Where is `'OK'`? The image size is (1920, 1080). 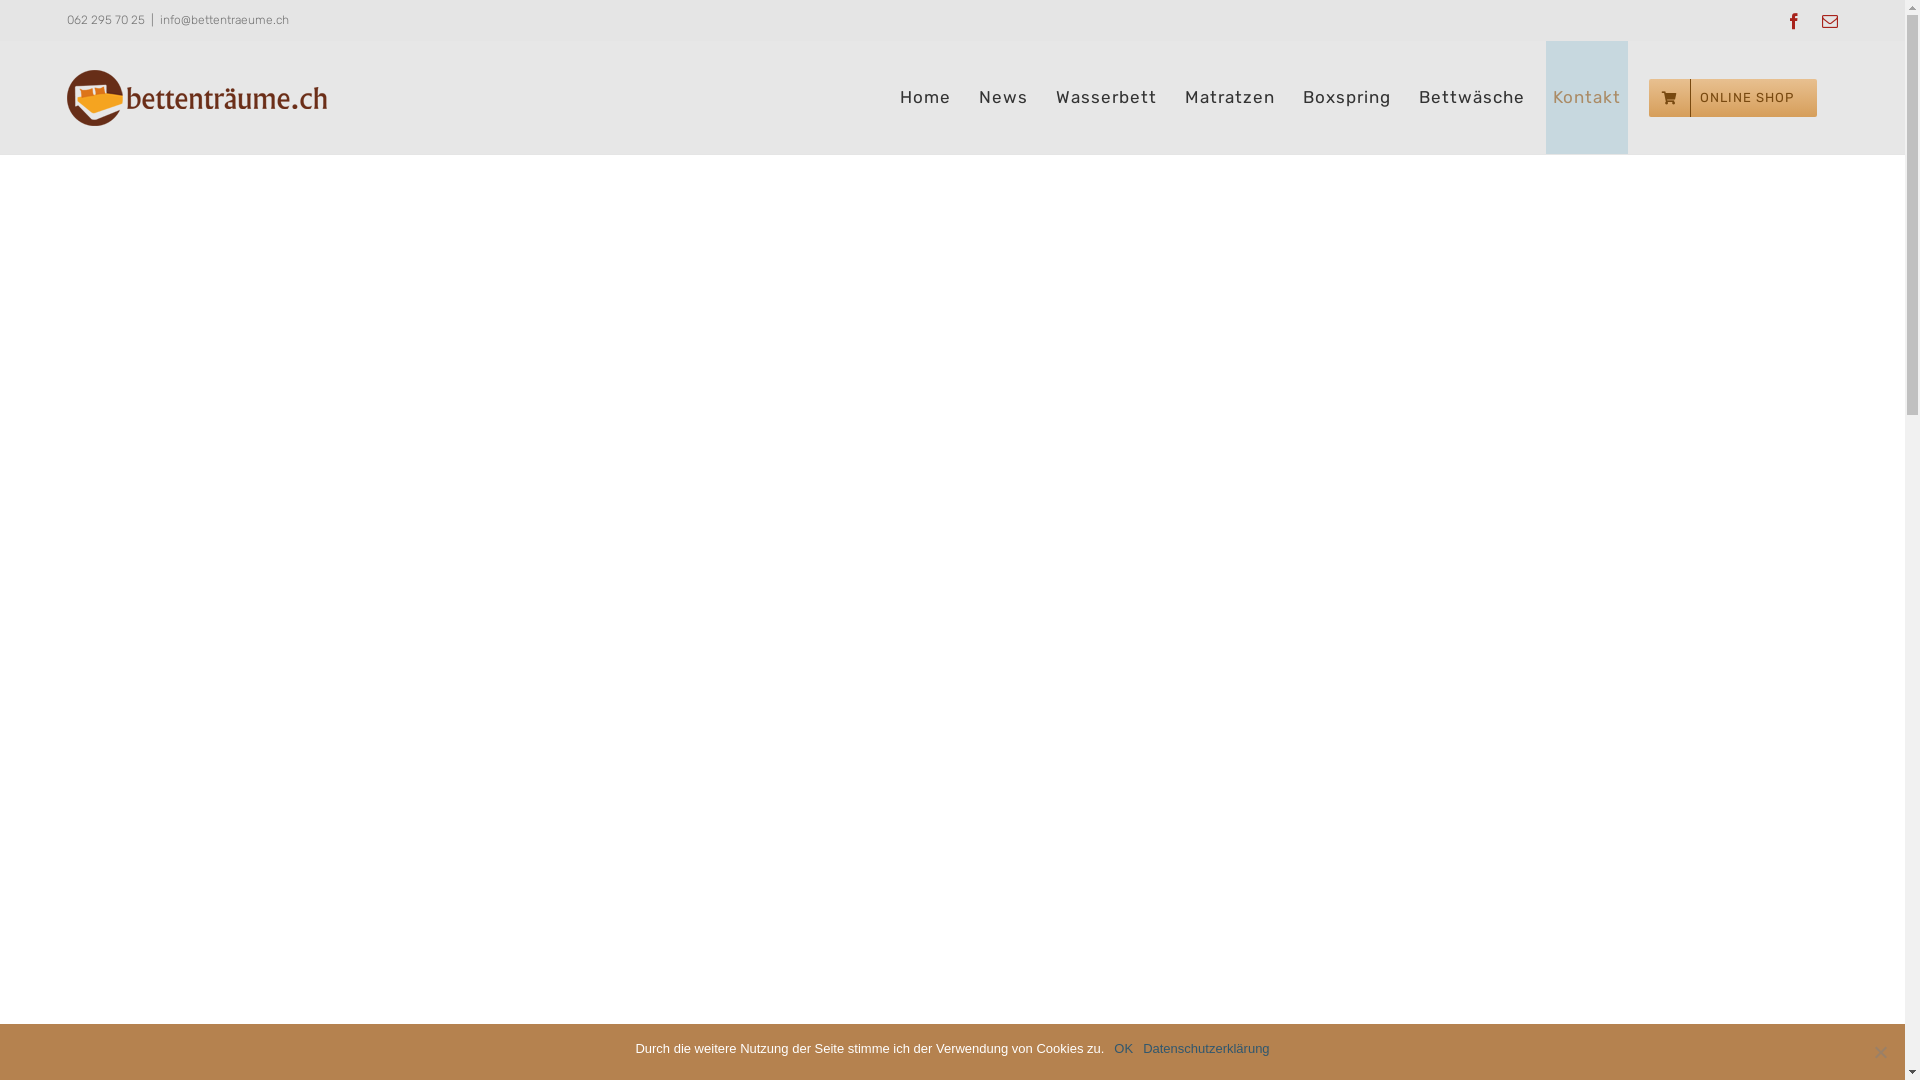 'OK' is located at coordinates (1112, 1048).